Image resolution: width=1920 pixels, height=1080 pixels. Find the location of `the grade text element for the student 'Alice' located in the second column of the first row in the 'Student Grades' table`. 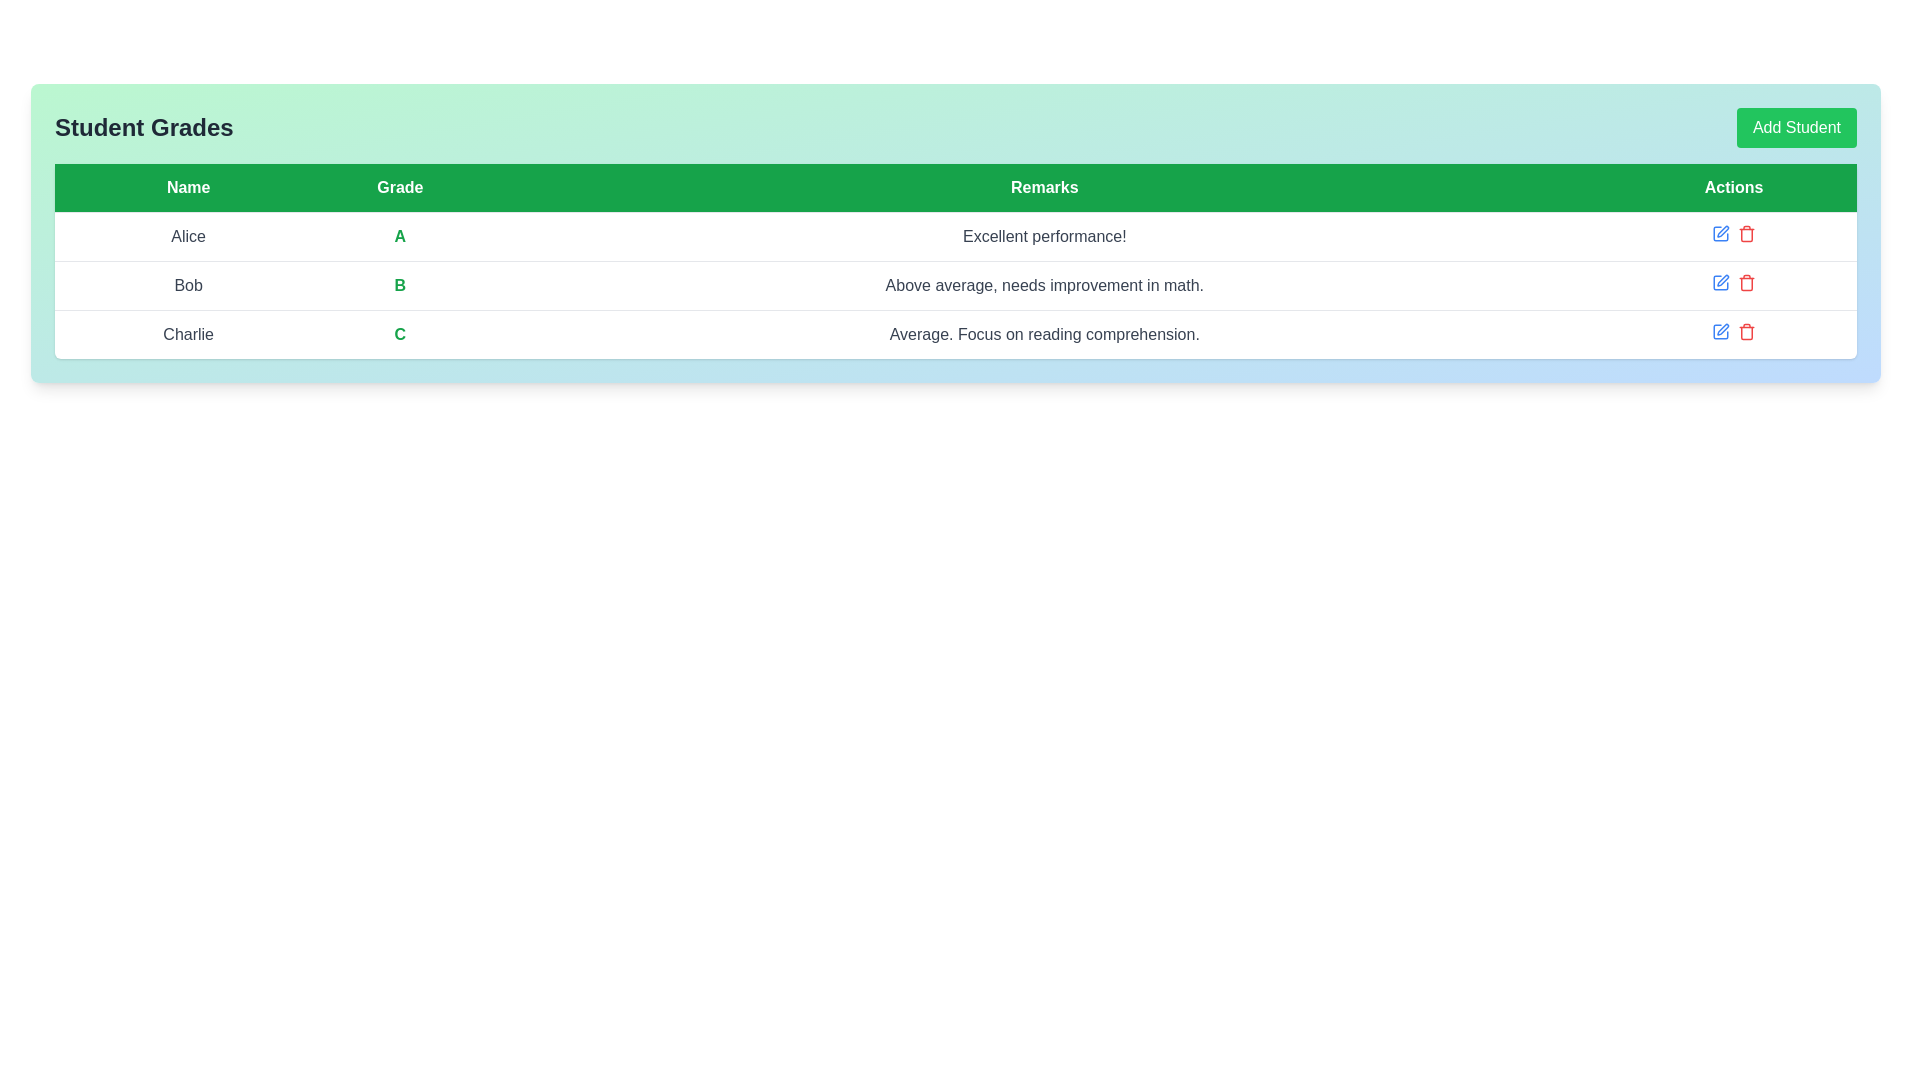

the grade text element for the student 'Alice' located in the second column of the first row in the 'Student Grades' table is located at coordinates (400, 235).